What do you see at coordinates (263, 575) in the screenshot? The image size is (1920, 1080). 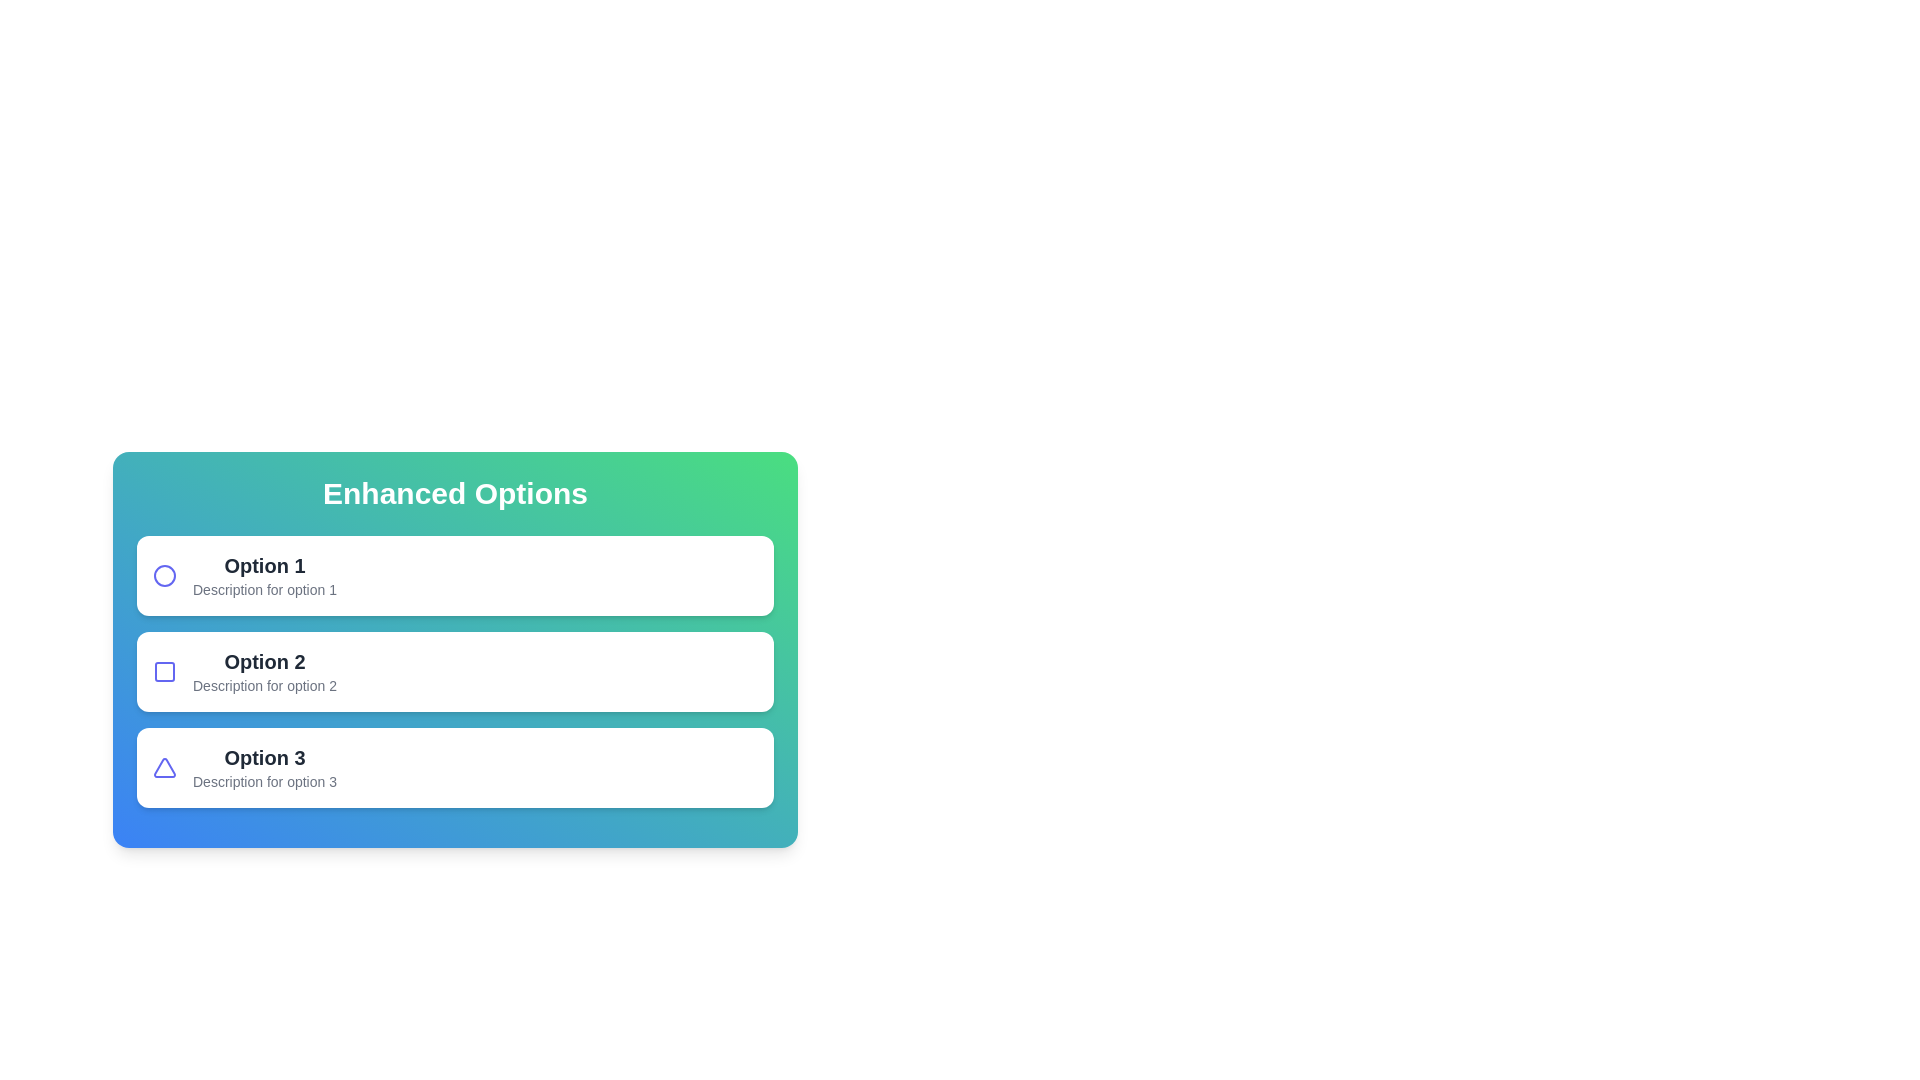 I see `the Text label with the header 'Option 1'` at bounding box center [263, 575].